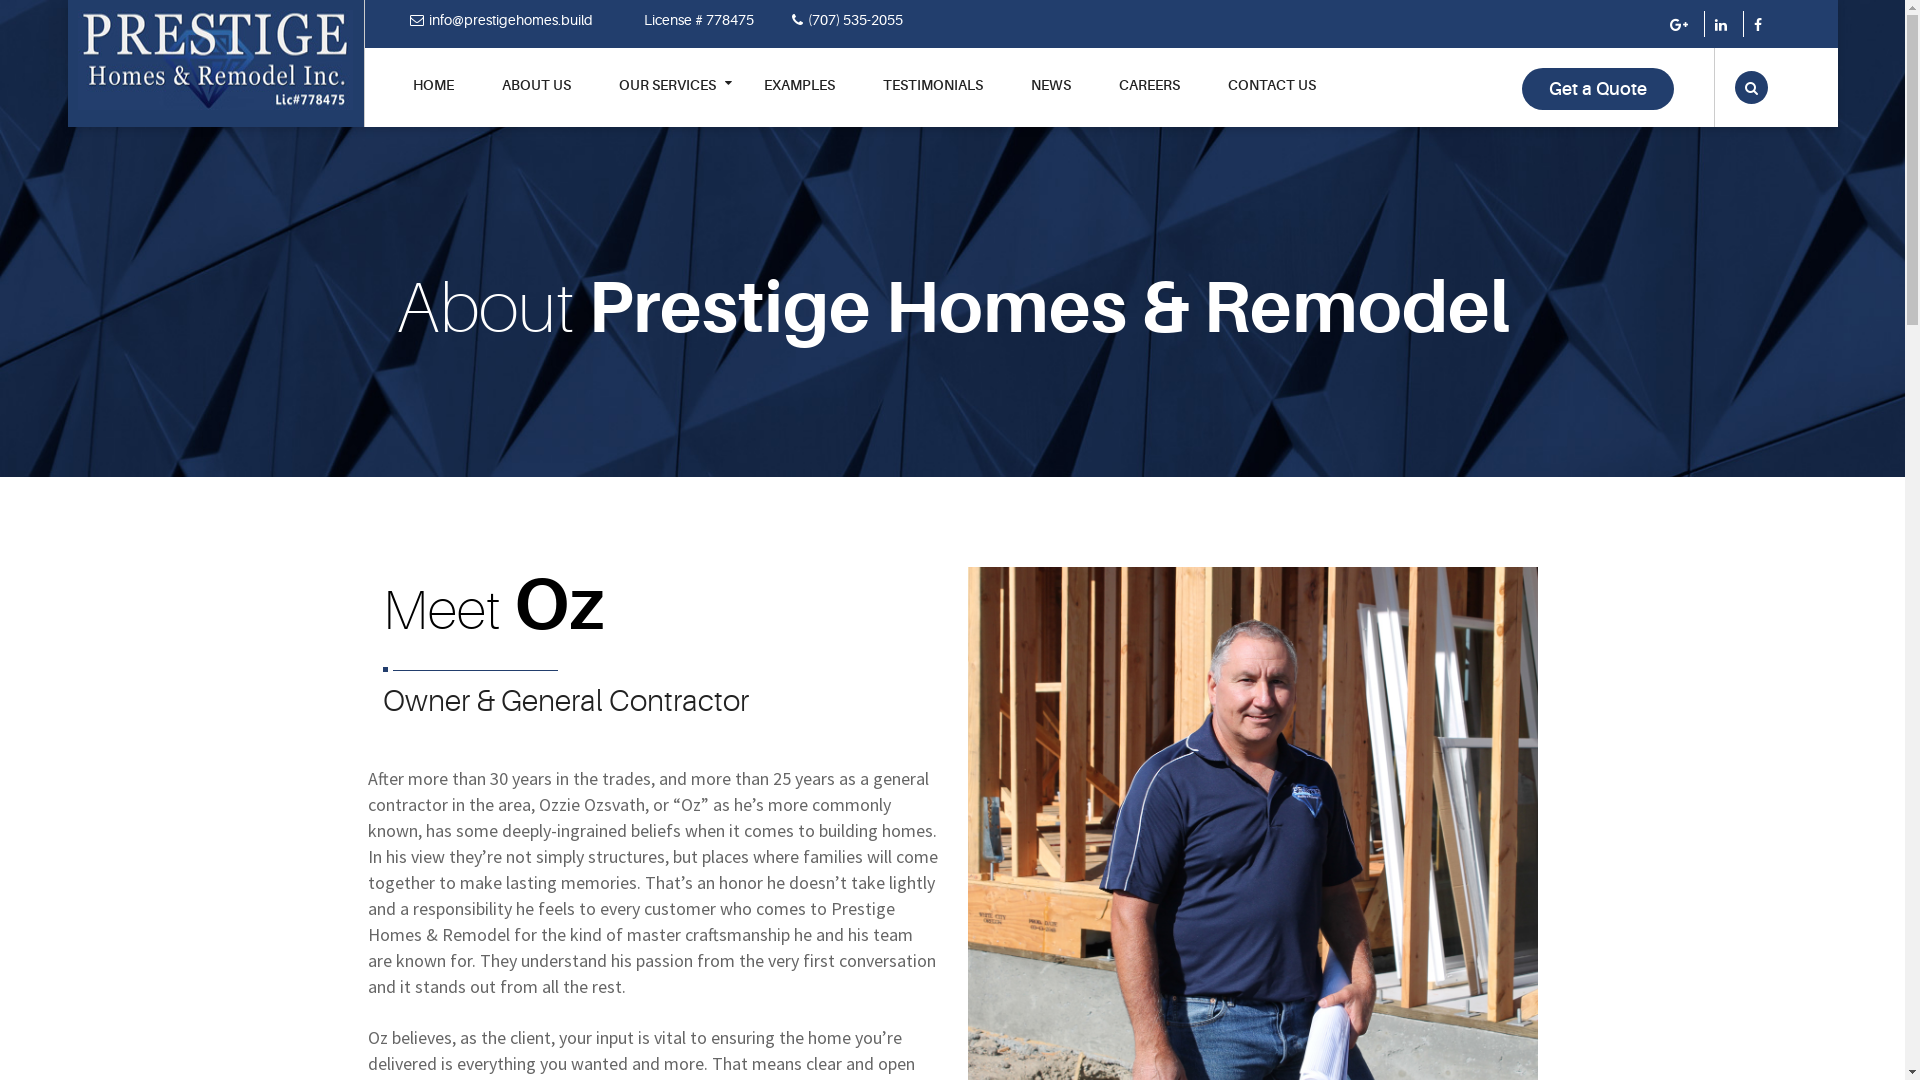  Describe the element at coordinates (930, 100) in the screenshot. I see `'TESTIMONIALS'` at that location.